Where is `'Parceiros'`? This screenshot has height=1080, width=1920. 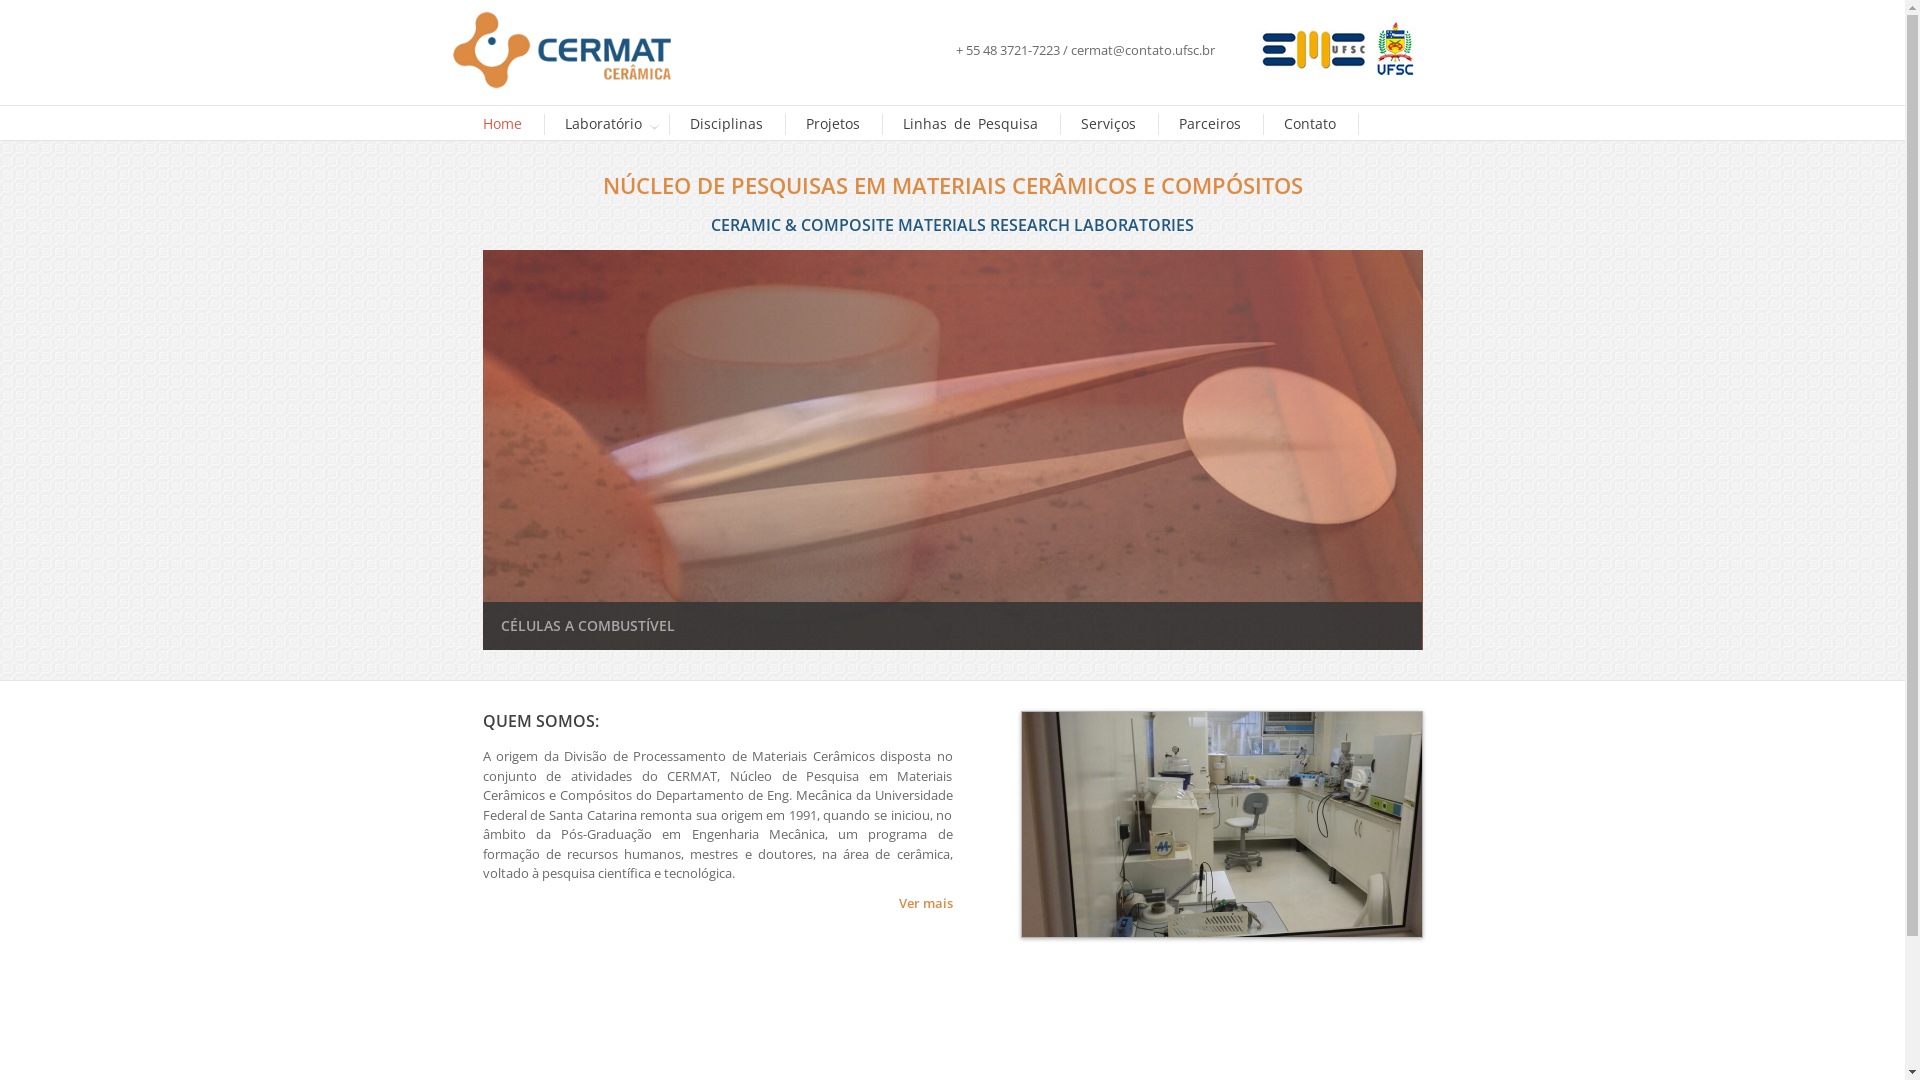
'Parceiros' is located at coordinates (1208, 123).